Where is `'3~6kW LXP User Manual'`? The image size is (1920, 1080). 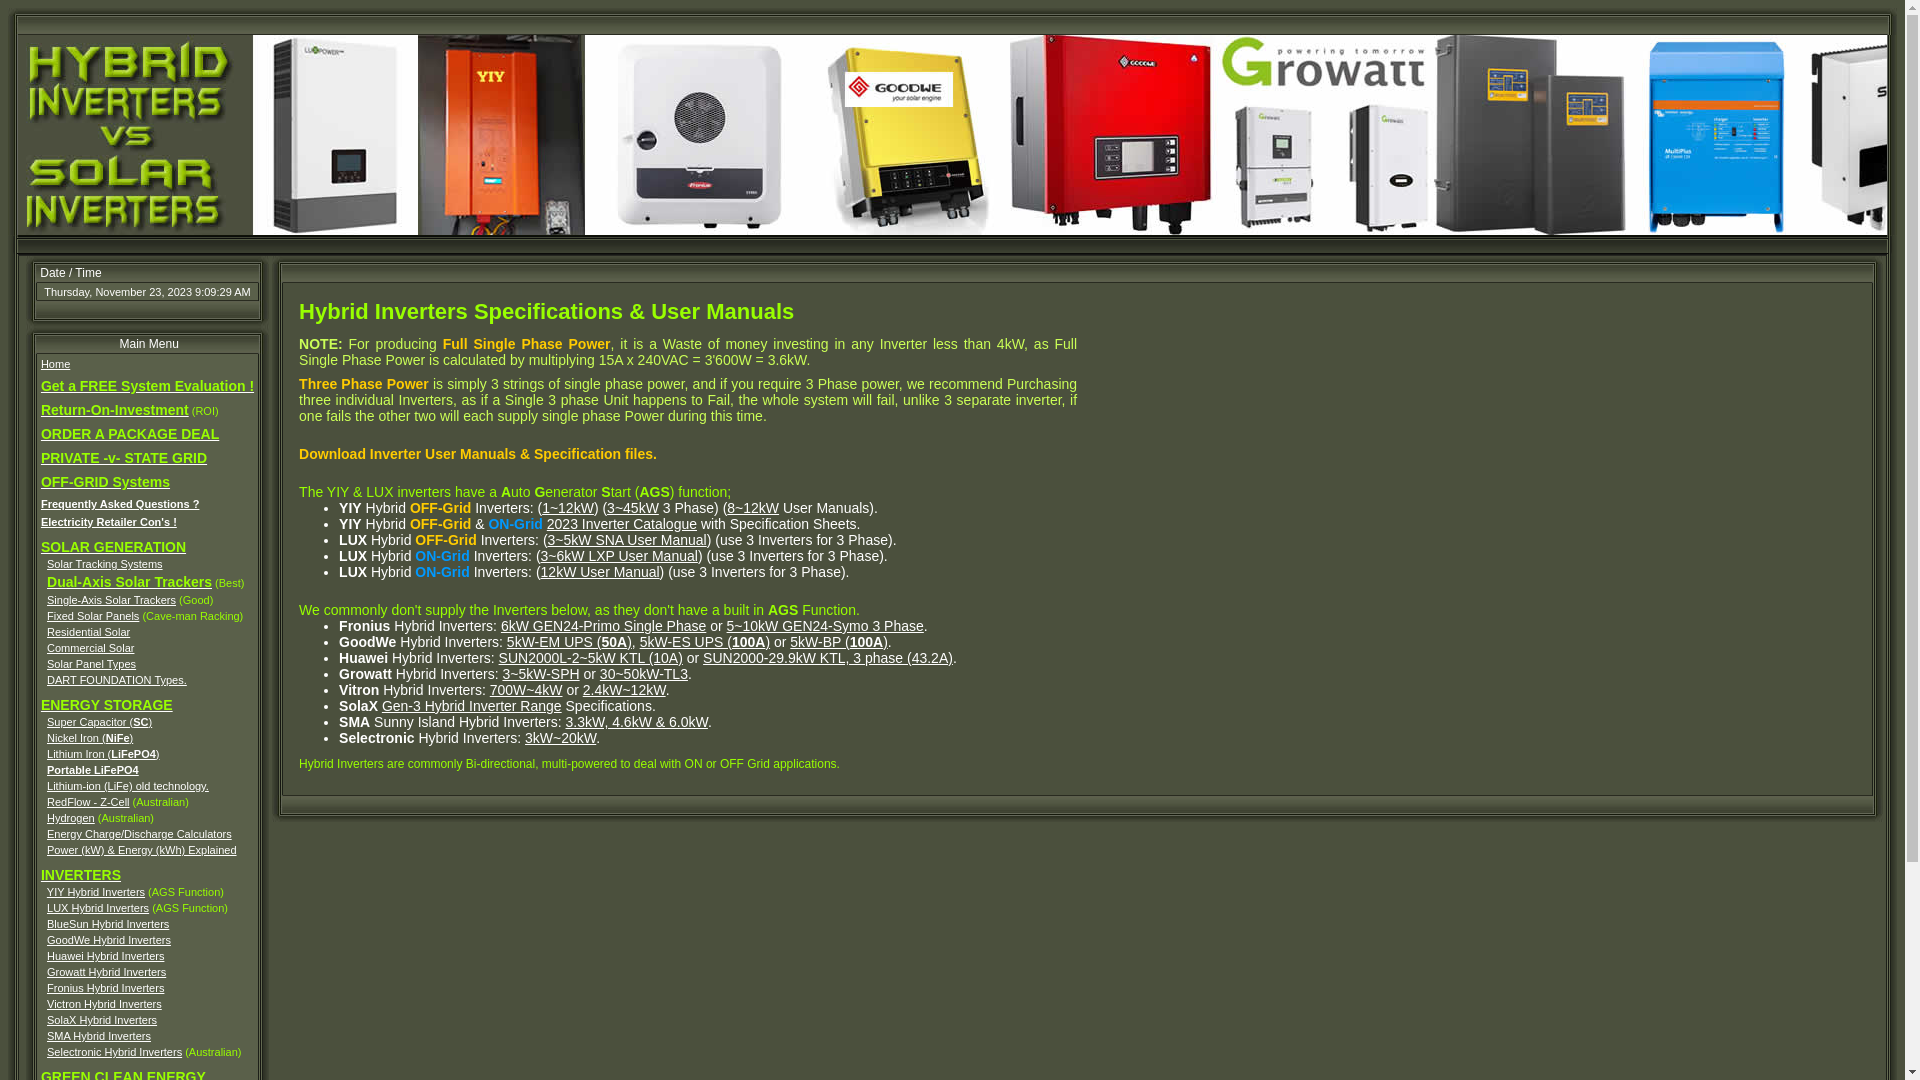
'3~6kW LXP User Manual' is located at coordinates (618, 555).